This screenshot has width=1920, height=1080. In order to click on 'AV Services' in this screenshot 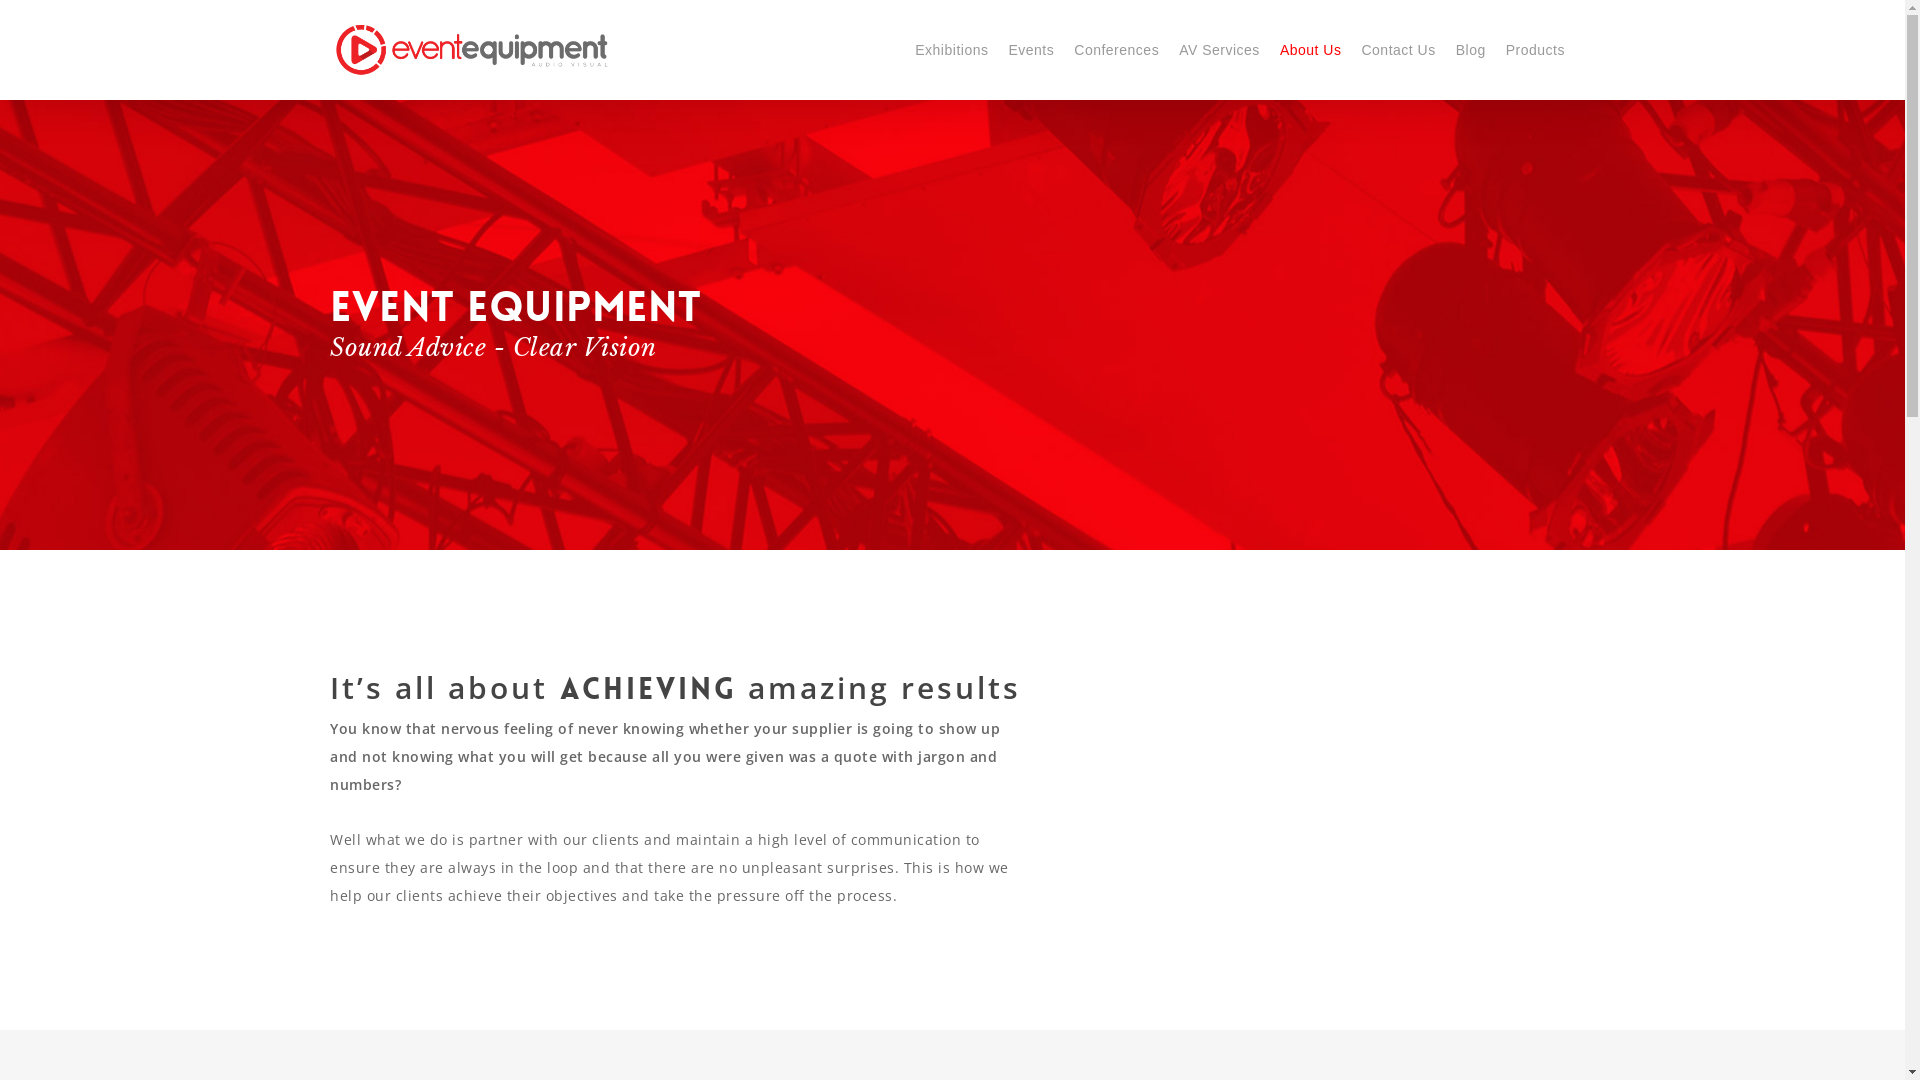, I will do `click(1218, 49)`.